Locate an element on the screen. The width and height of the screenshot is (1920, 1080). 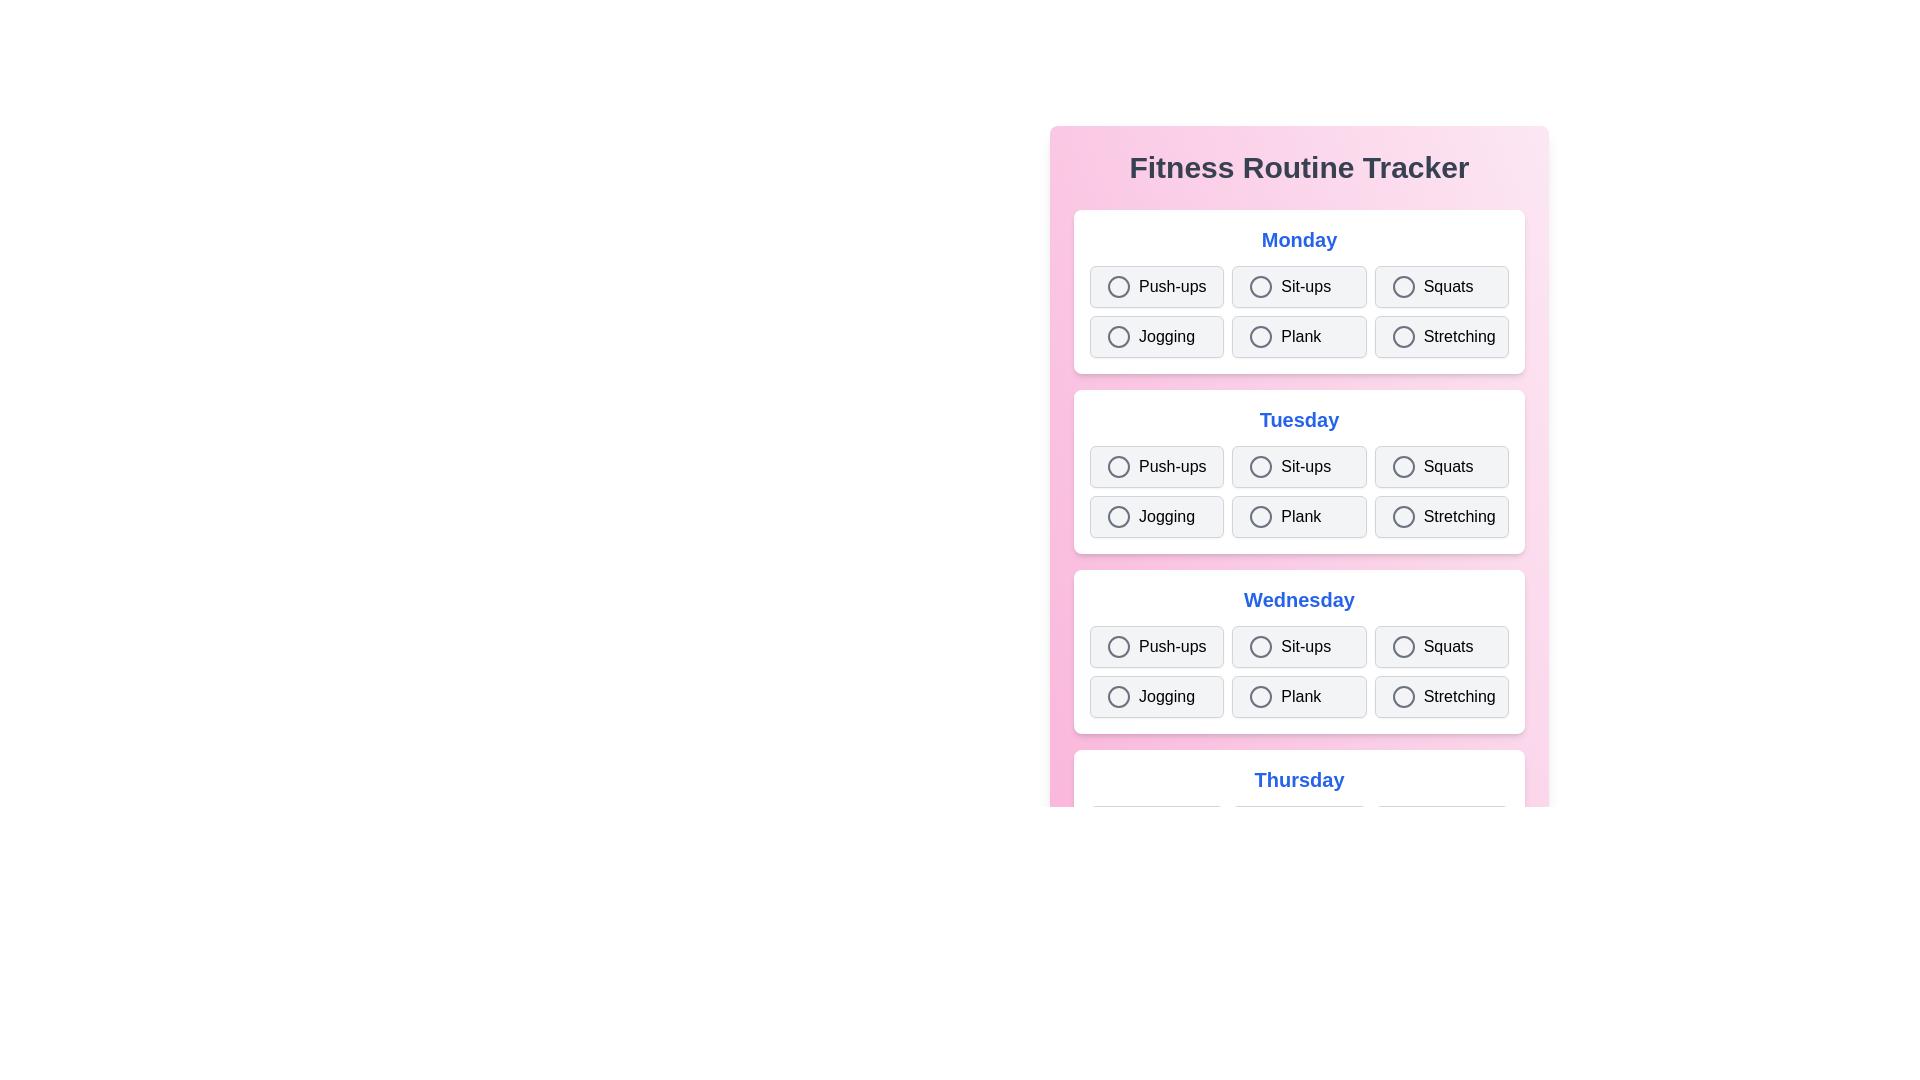
the exercise Push-ups for the day Monday is located at coordinates (1156, 286).